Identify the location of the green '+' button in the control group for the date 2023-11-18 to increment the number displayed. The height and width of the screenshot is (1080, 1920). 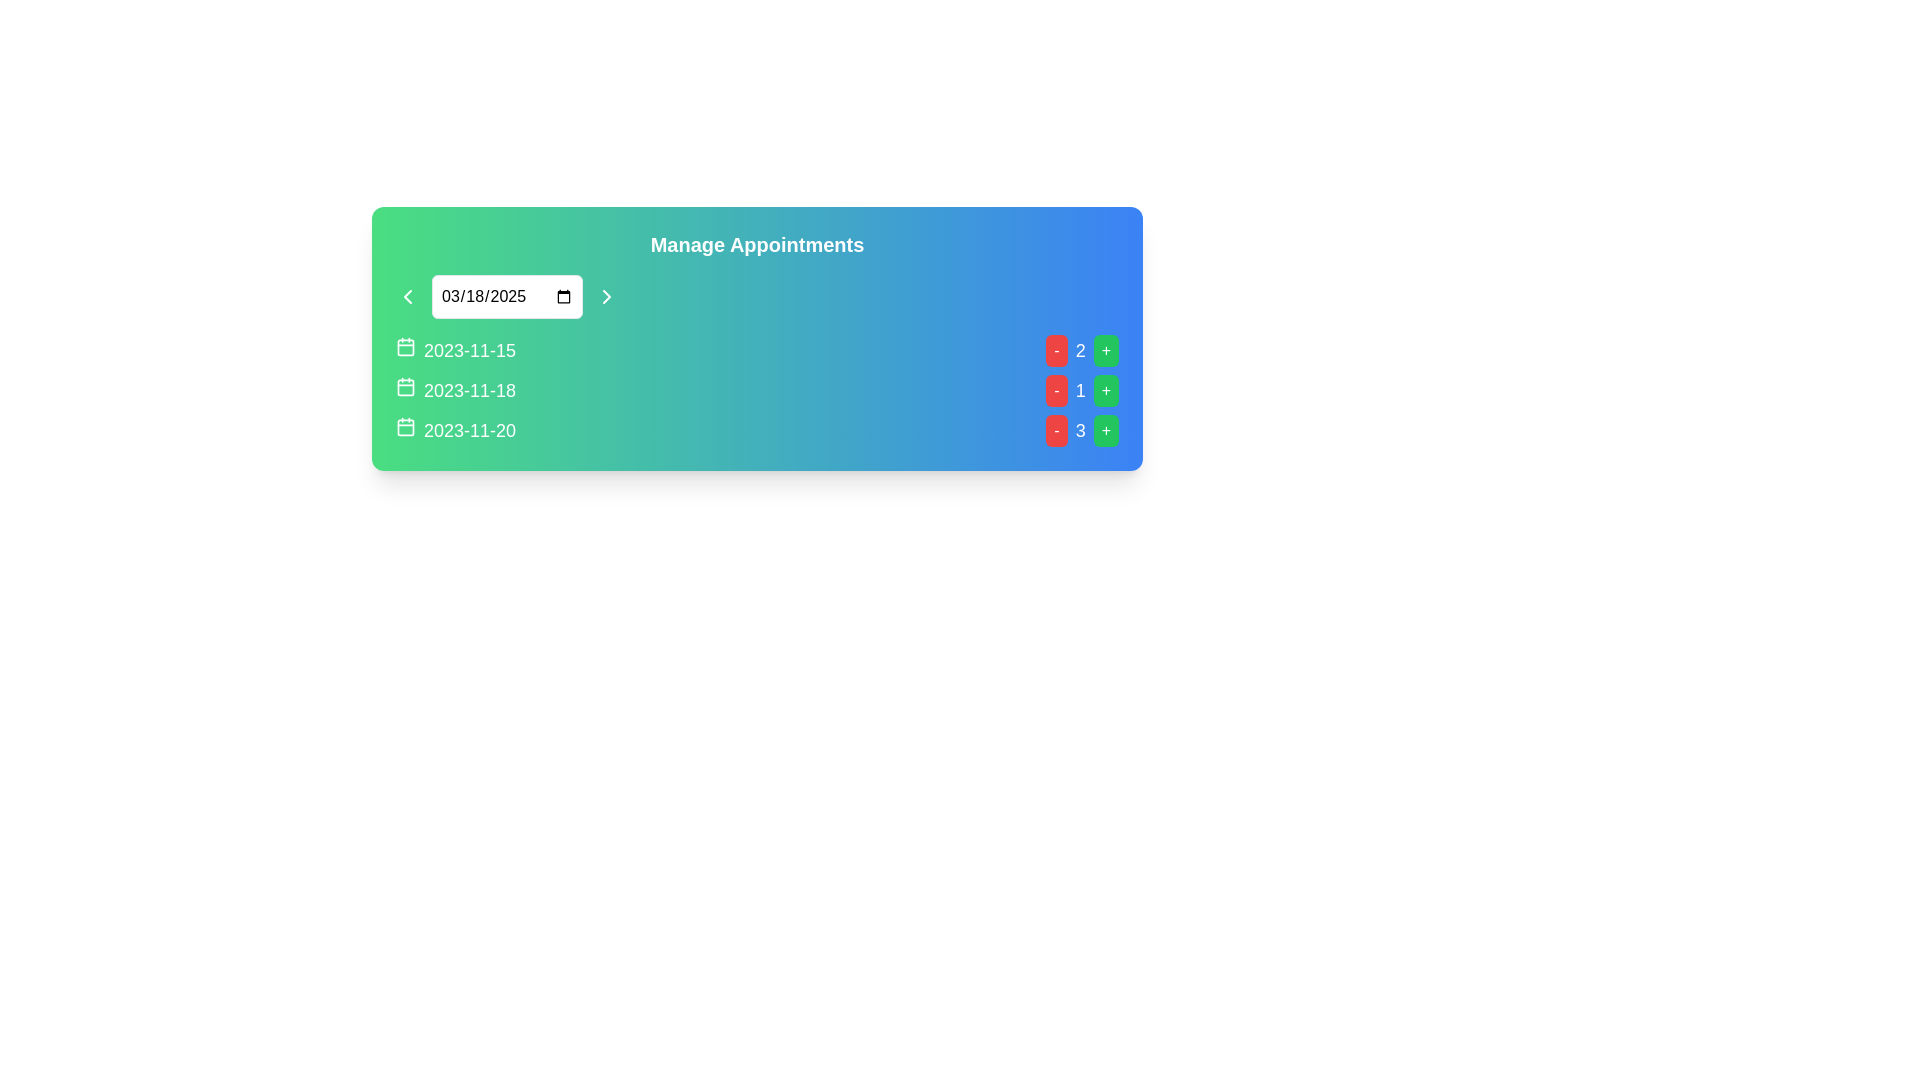
(1081, 390).